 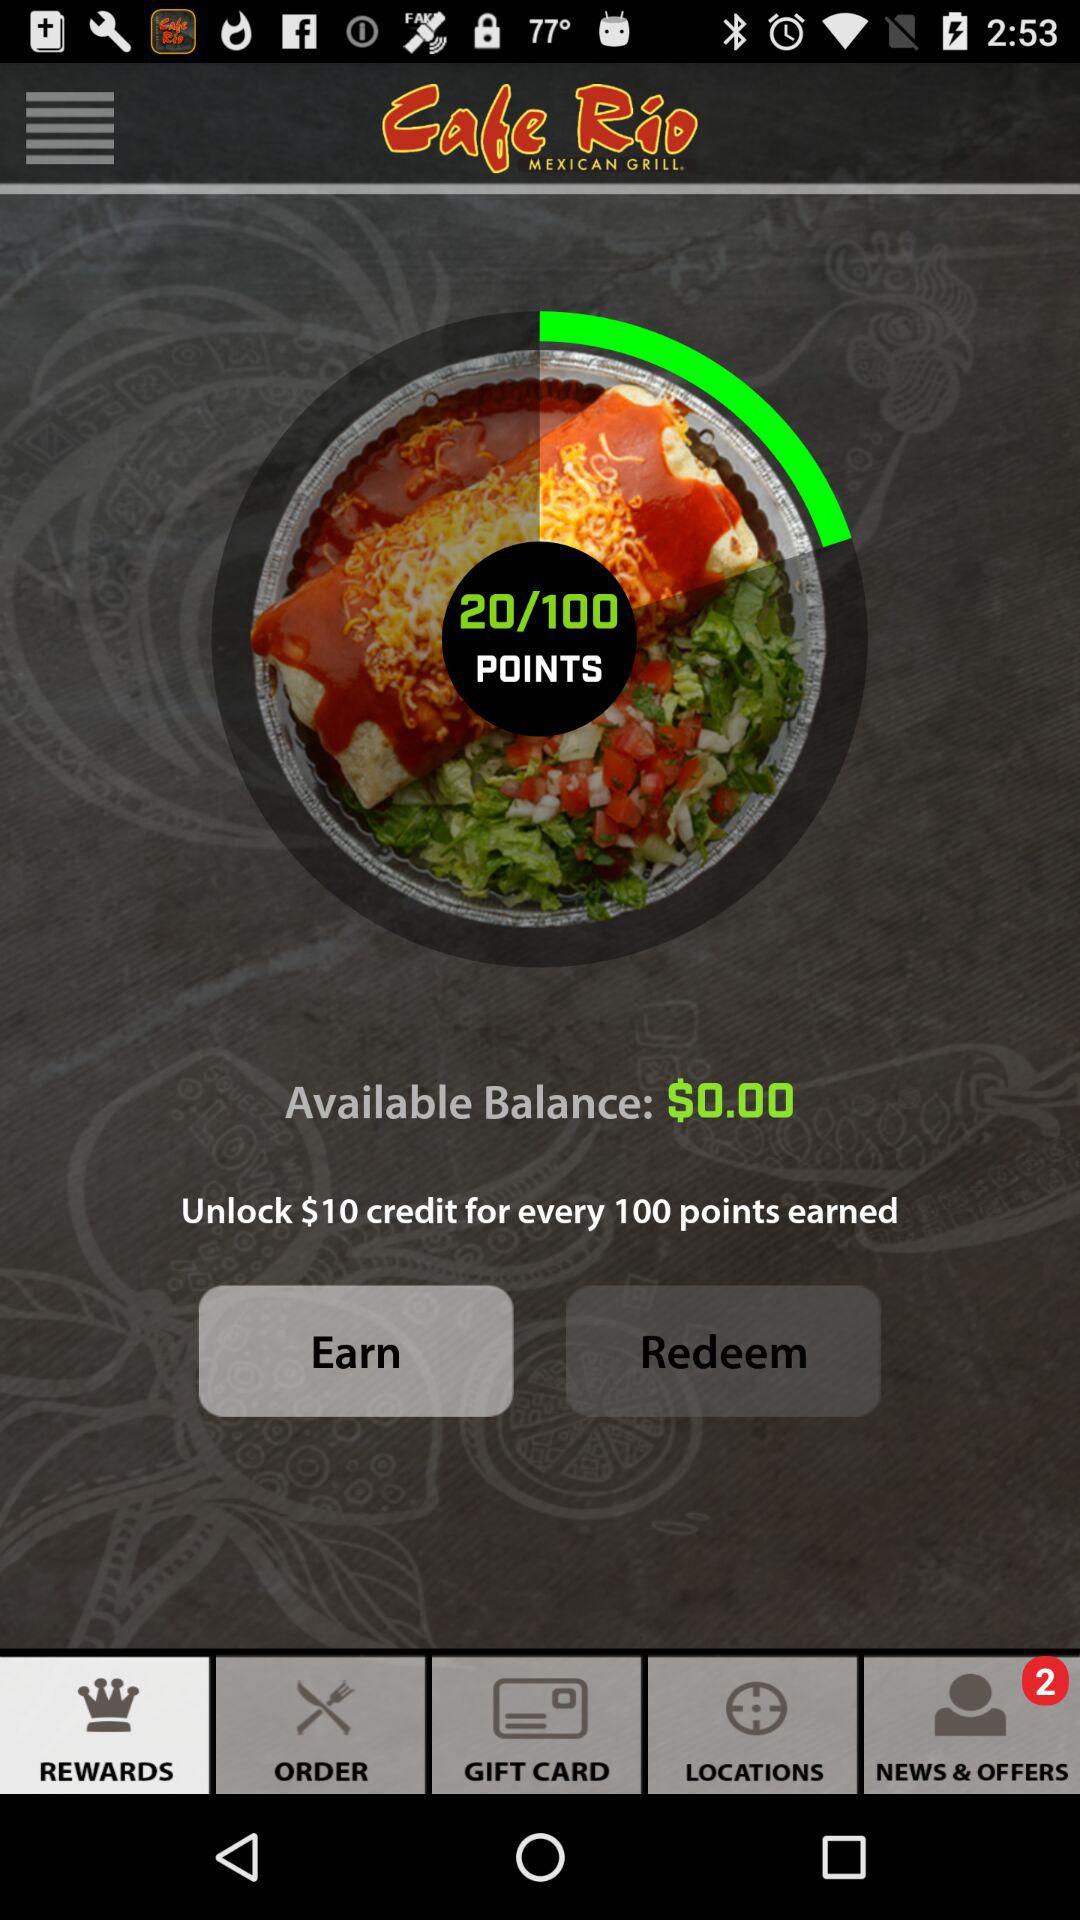 What do you see at coordinates (69, 136) in the screenshot?
I see `the menu icon` at bounding box center [69, 136].